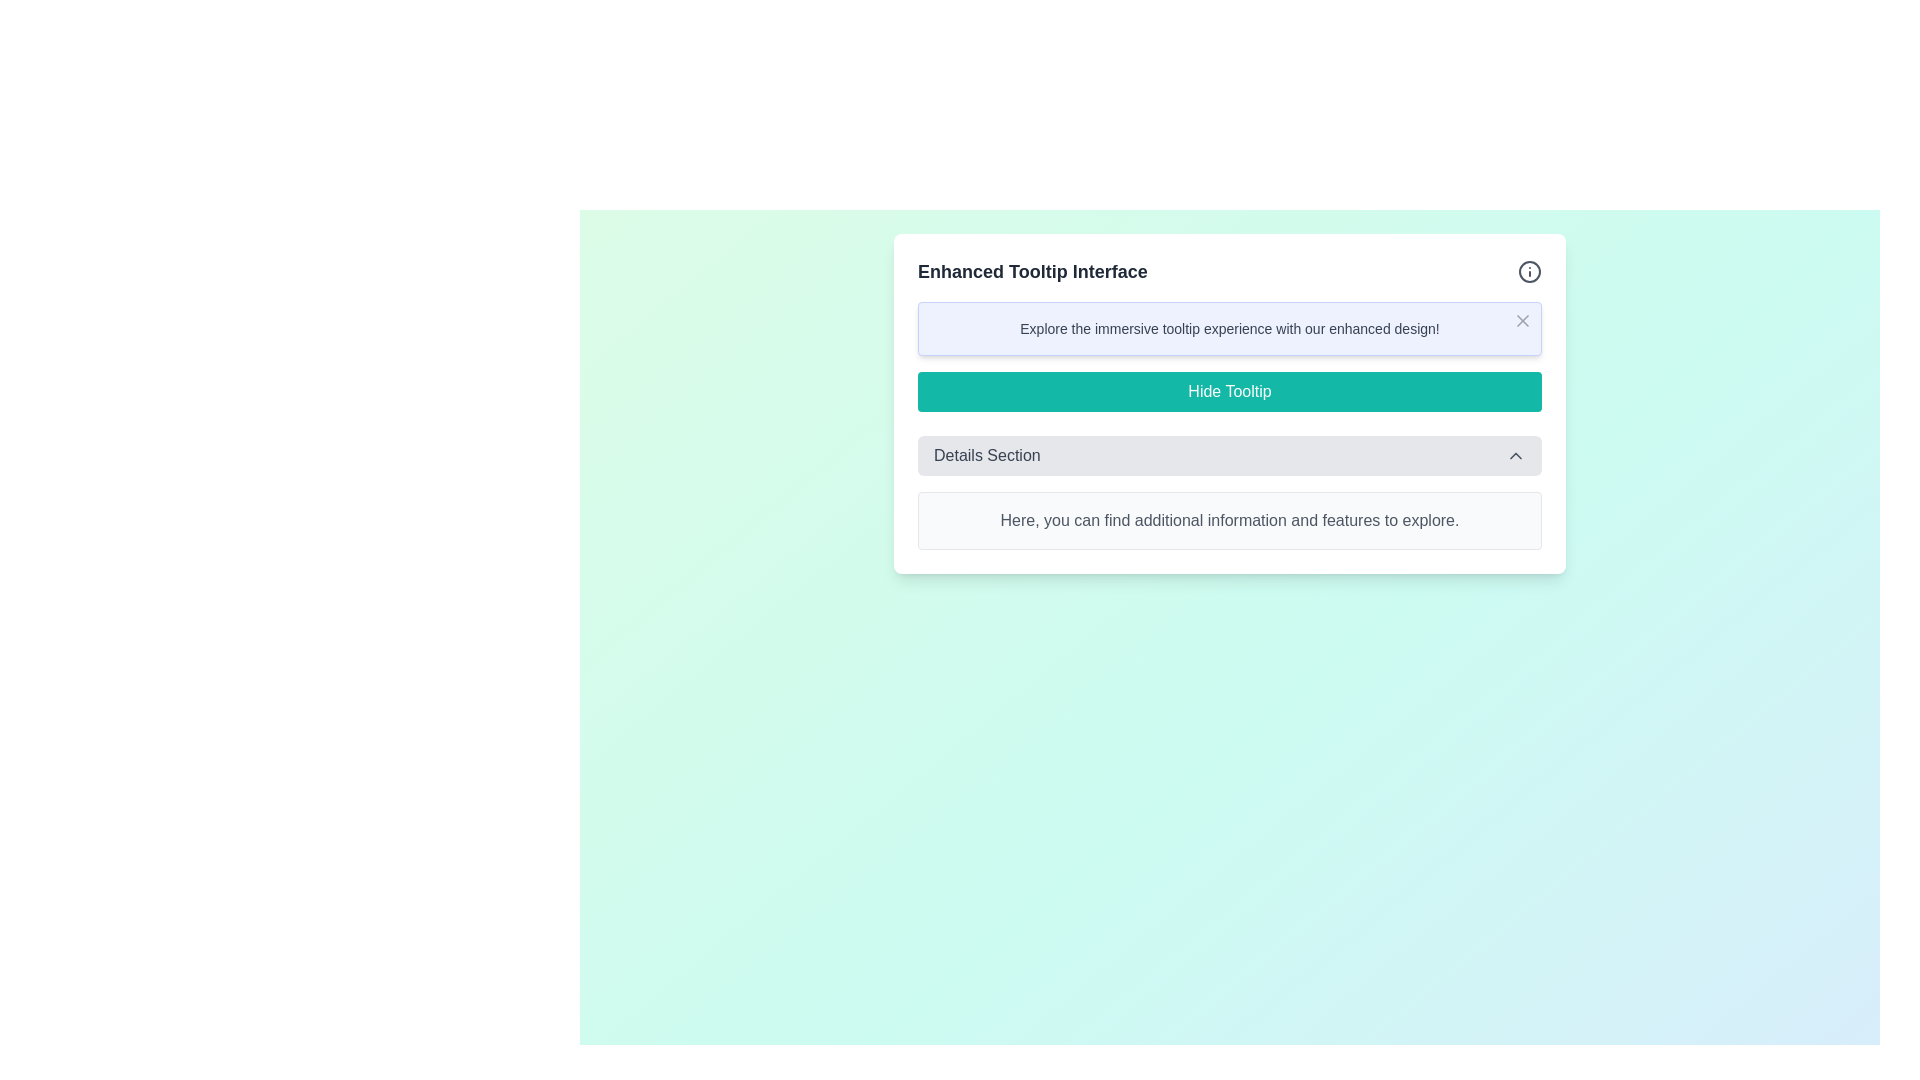 This screenshot has height=1080, width=1920. Describe the element at coordinates (1521, 319) in the screenshot. I see `the cross-shaped icon located at the top-right corner of the 'Enhanced Tooltip Interface' modal to change its color` at that location.